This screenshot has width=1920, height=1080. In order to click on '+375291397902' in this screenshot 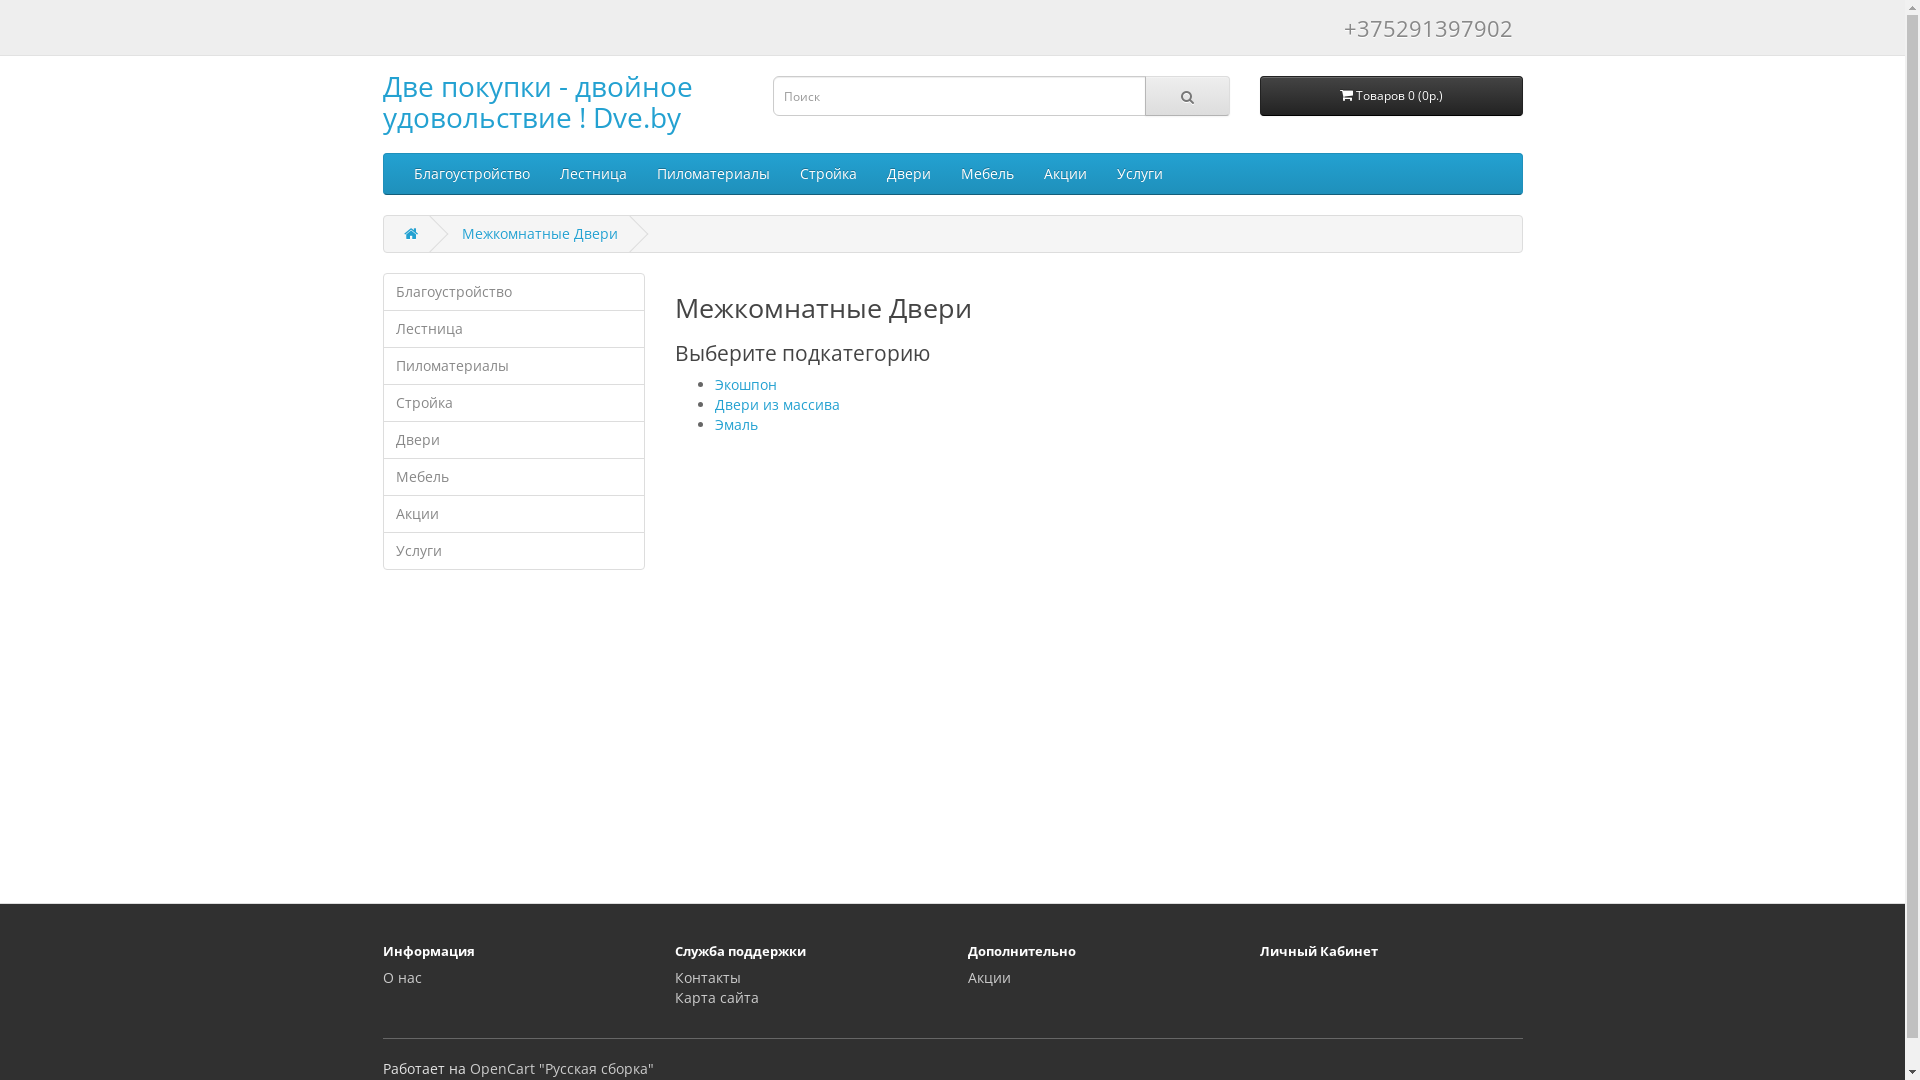, I will do `click(1427, 27)`.